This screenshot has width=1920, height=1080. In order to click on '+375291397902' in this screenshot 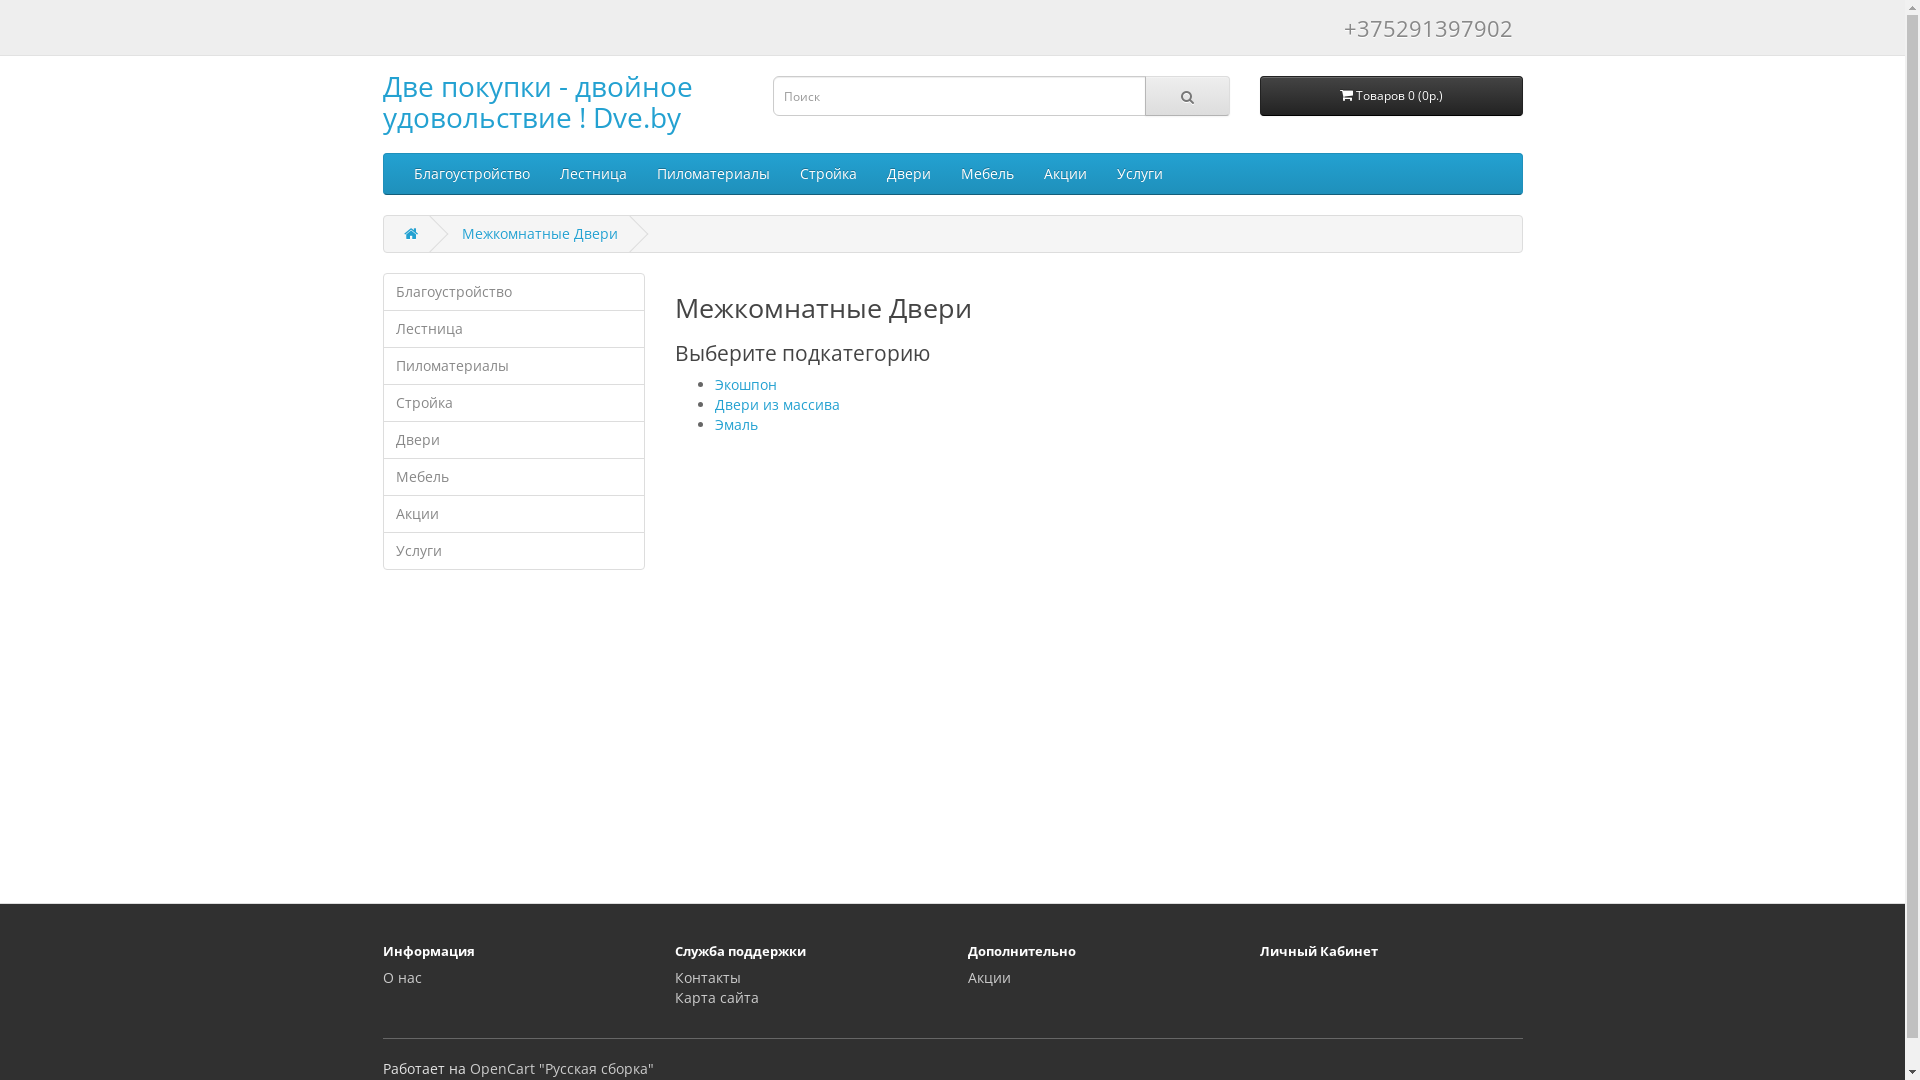, I will do `click(1427, 27)`.